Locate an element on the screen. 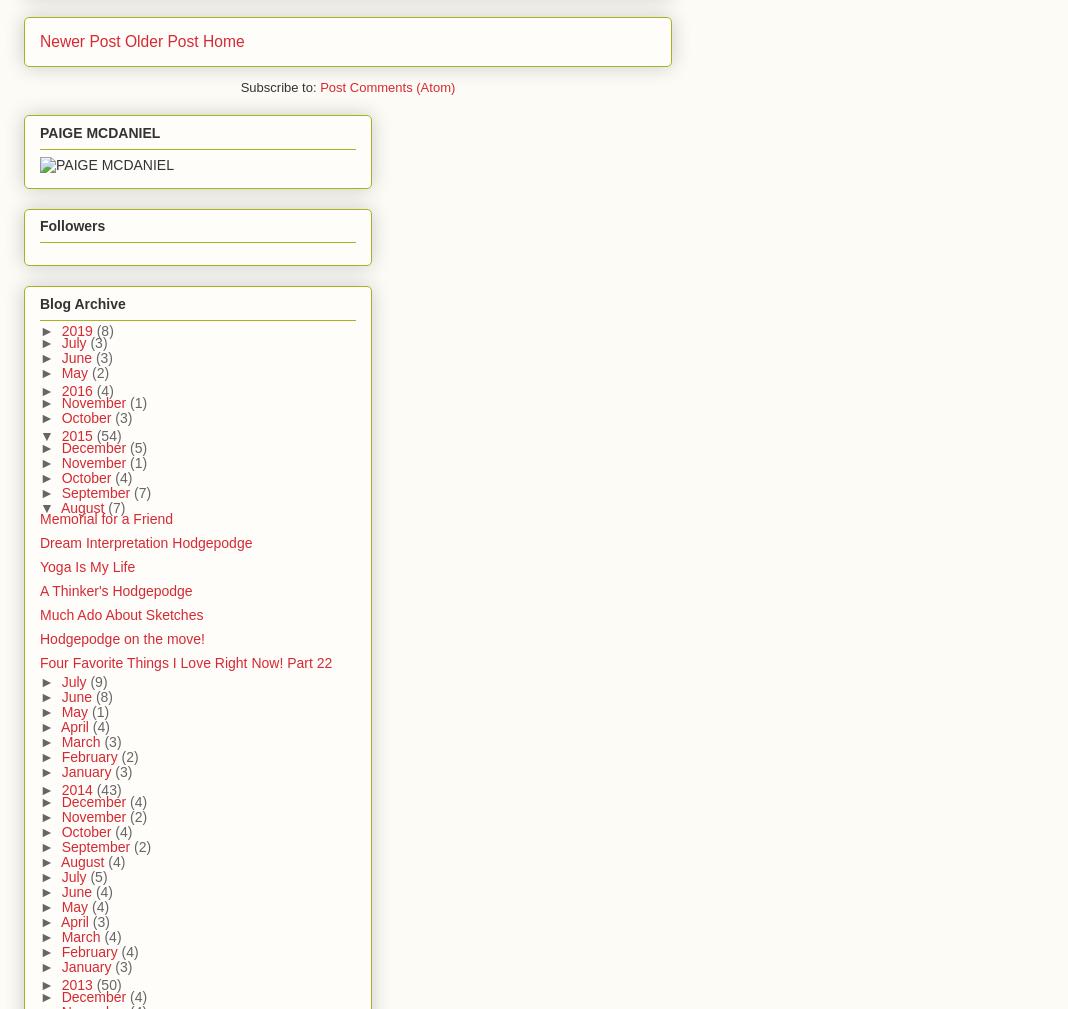 This screenshot has height=1009, width=1068. '(9)' is located at coordinates (89, 680).